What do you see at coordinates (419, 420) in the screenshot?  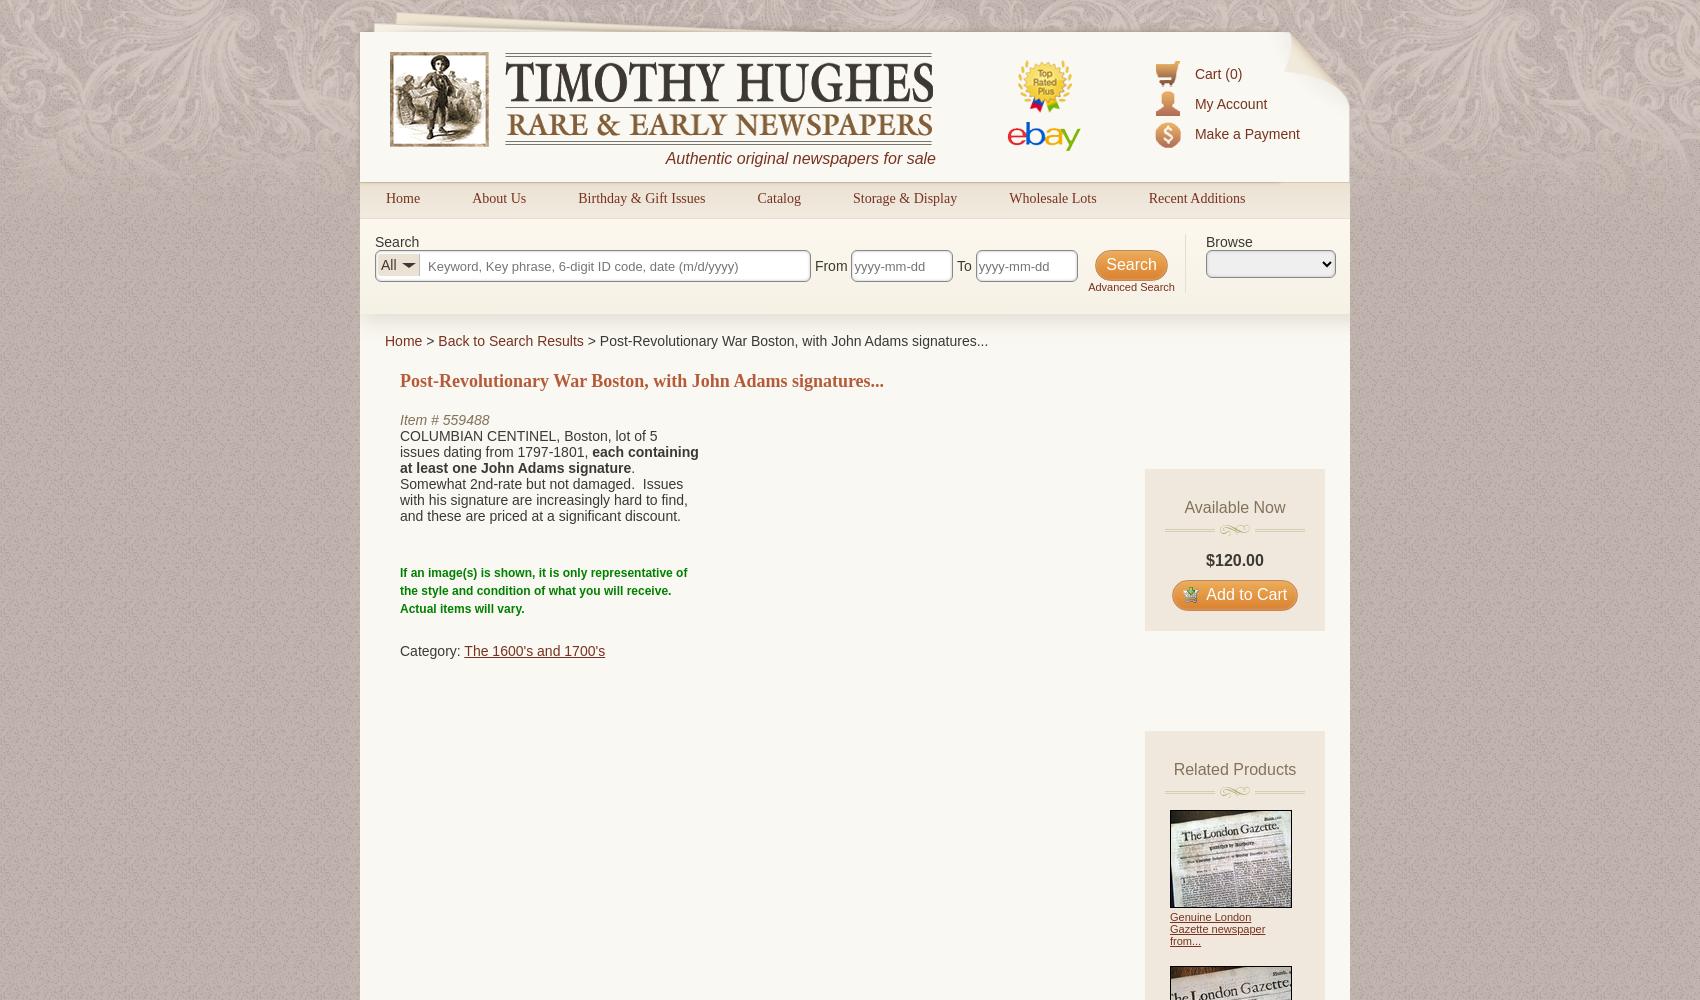 I see `'Item #'` at bounding box center [419, 420].